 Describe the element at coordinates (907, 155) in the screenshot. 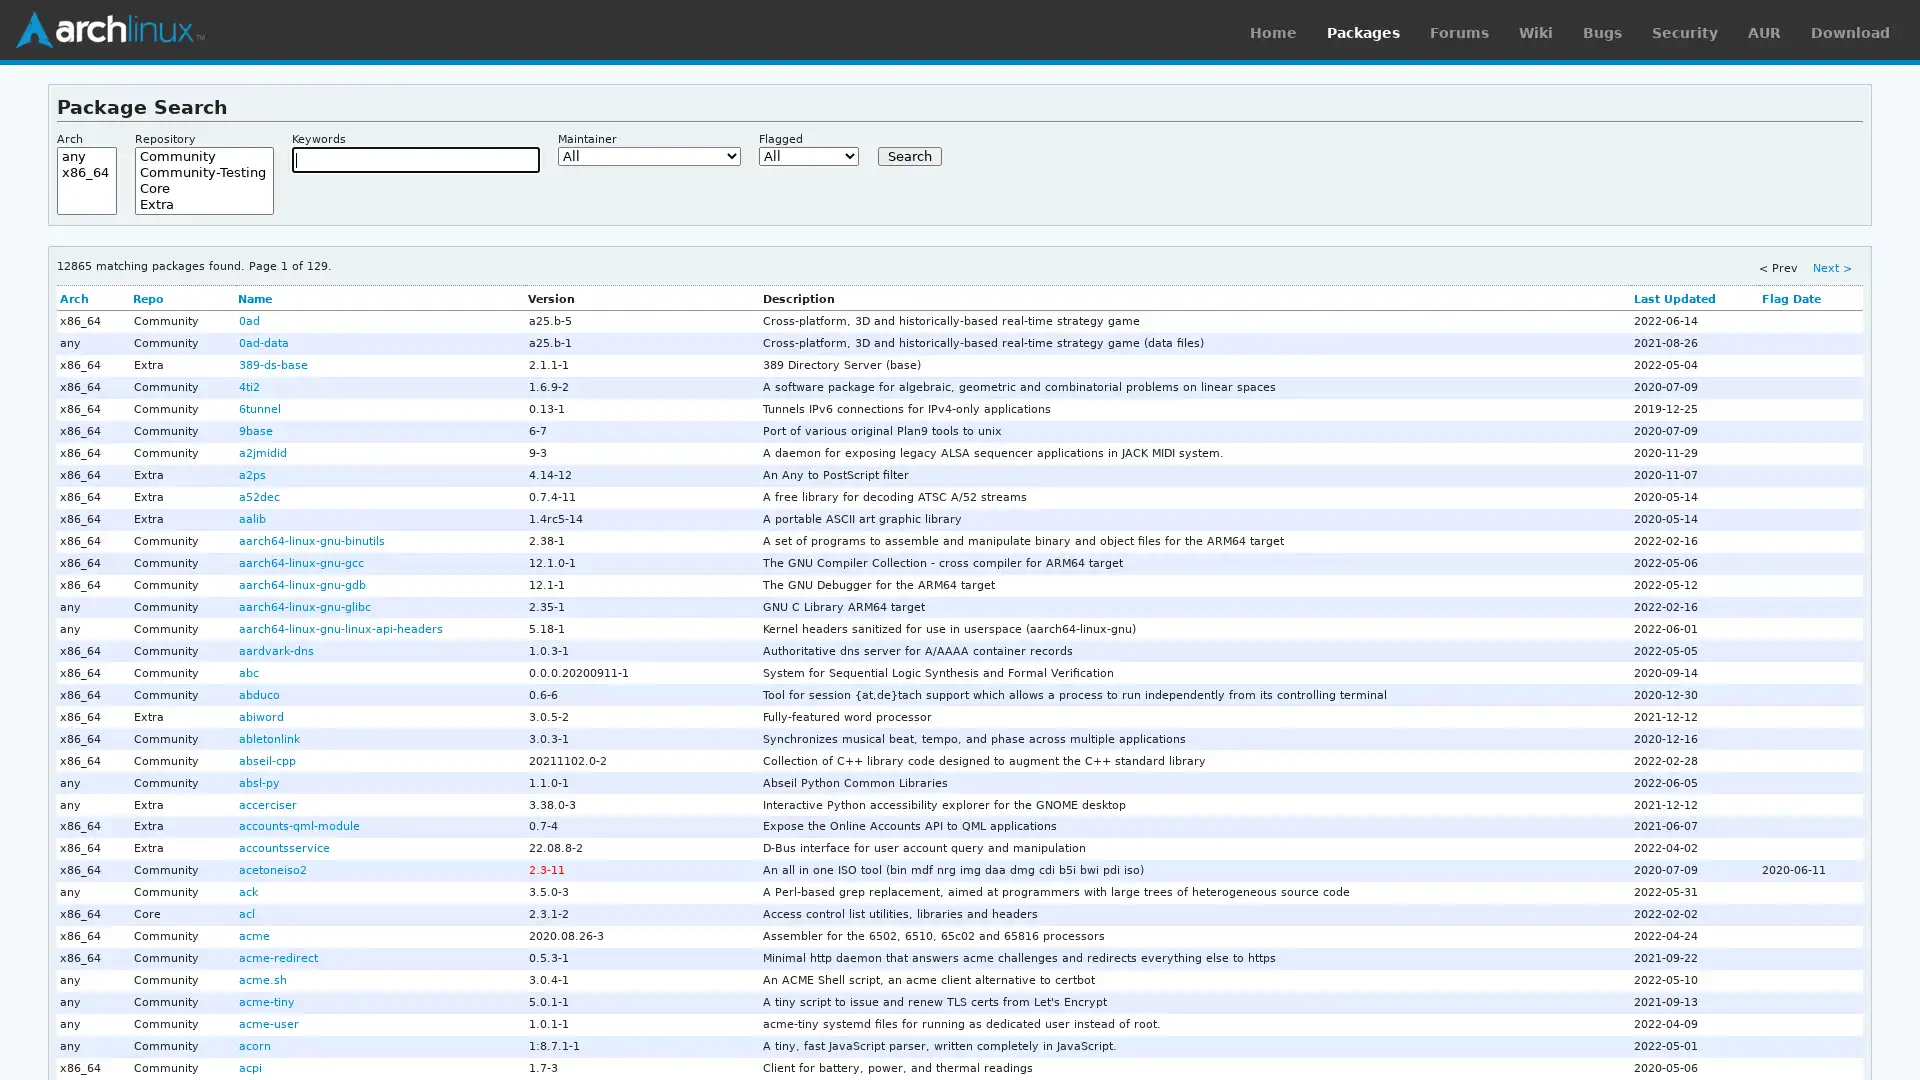

I see `Search` at that location.